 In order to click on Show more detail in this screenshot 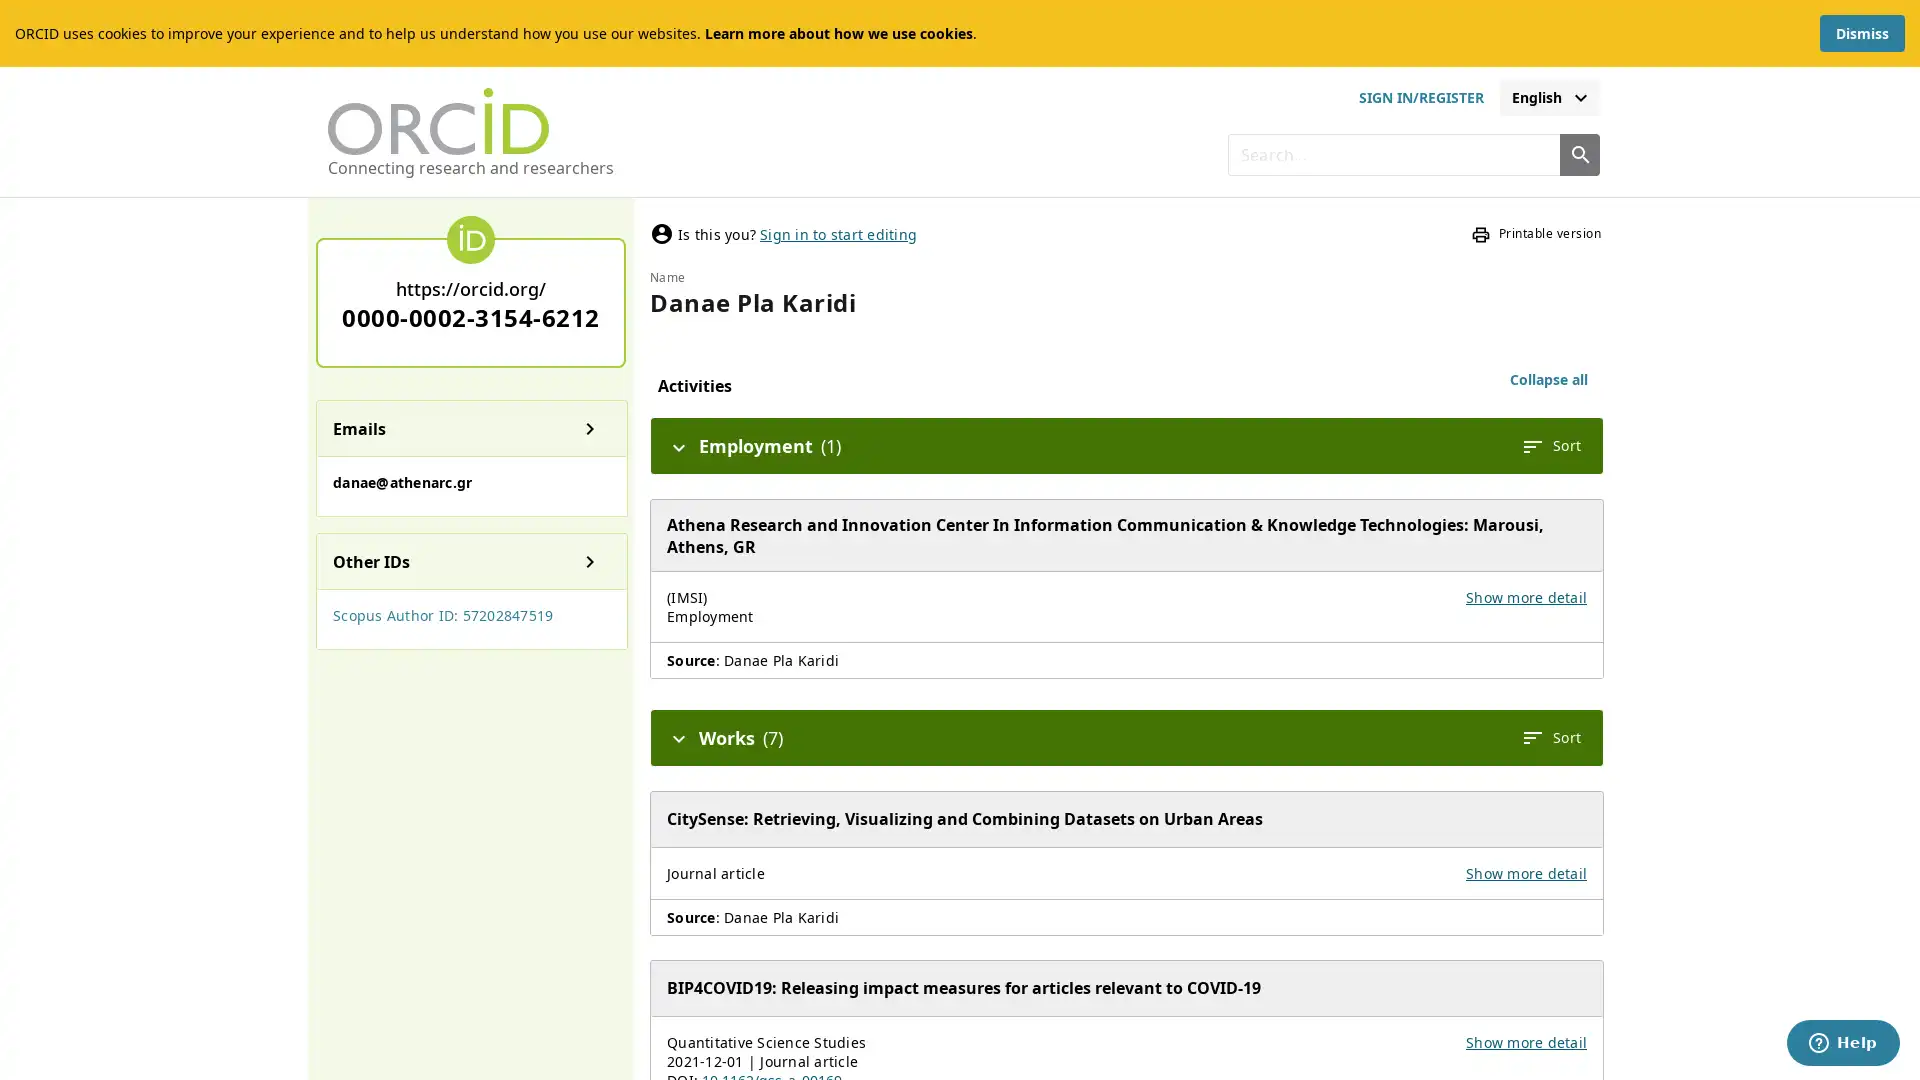, I will do `click(1525, 871)`.